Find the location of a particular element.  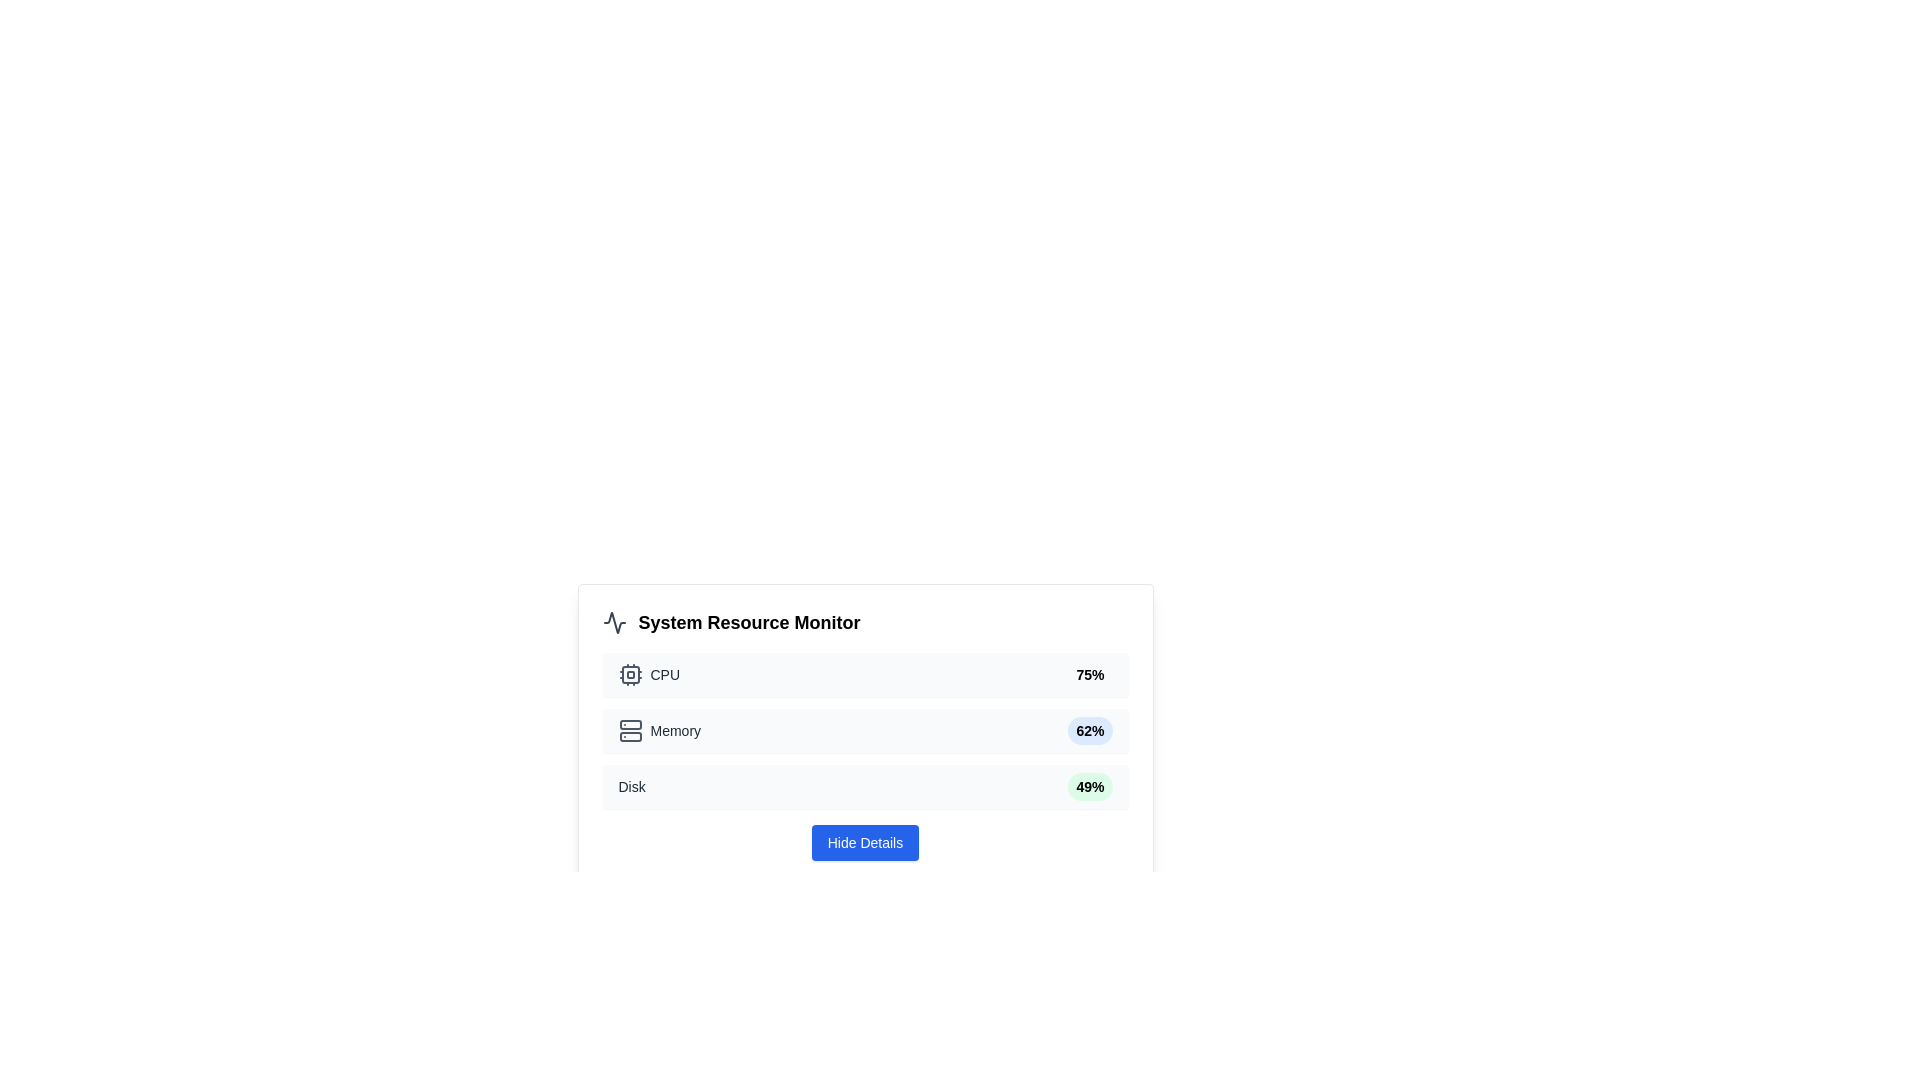

the 'CPU' text label, which is styled with a medium-sized, gray font and located in the 'System Resource Monitor' panel next to the CPU icon and above the 75% percentage indicator is located at coordinates (665, 675).